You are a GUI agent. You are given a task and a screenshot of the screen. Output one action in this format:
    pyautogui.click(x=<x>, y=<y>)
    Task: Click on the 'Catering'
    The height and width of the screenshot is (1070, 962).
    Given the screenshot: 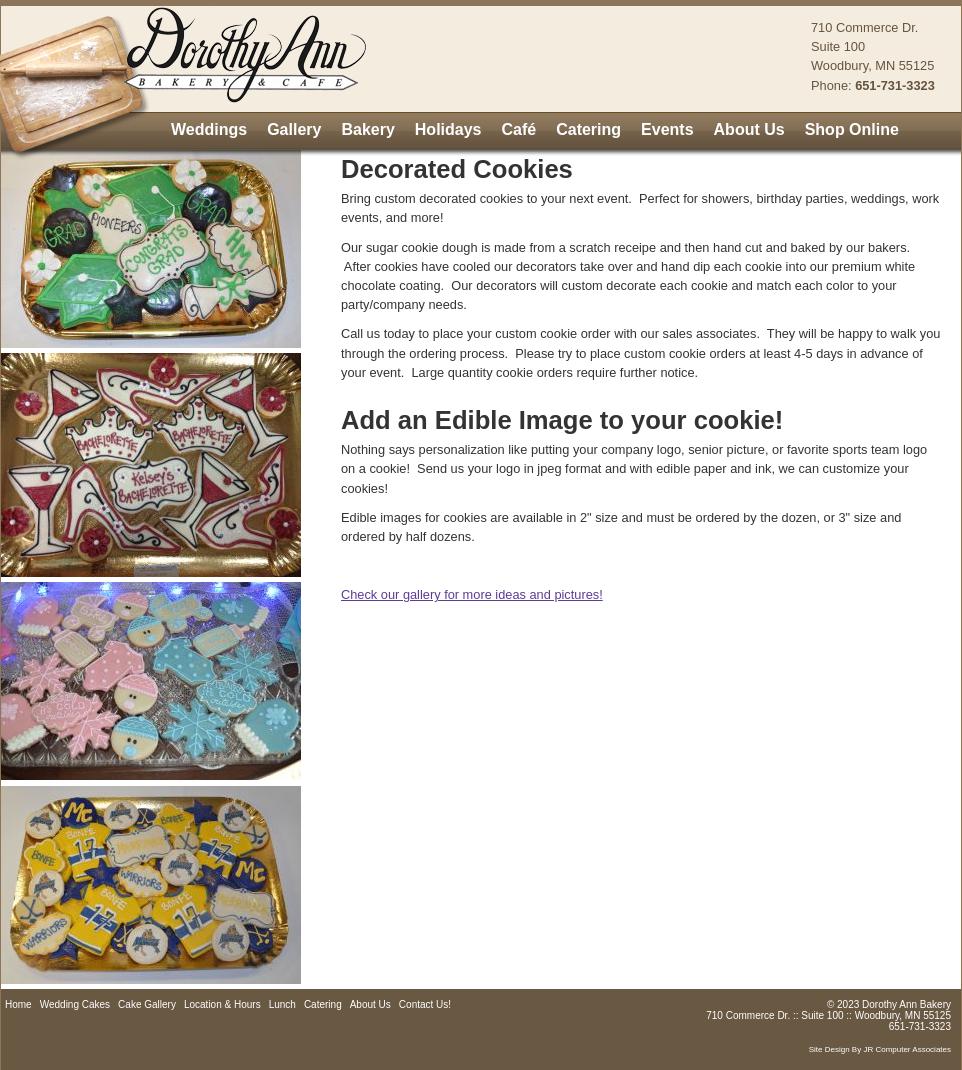 What is the action you would take?
    pyautogui.click(x=320, y=1003)
    